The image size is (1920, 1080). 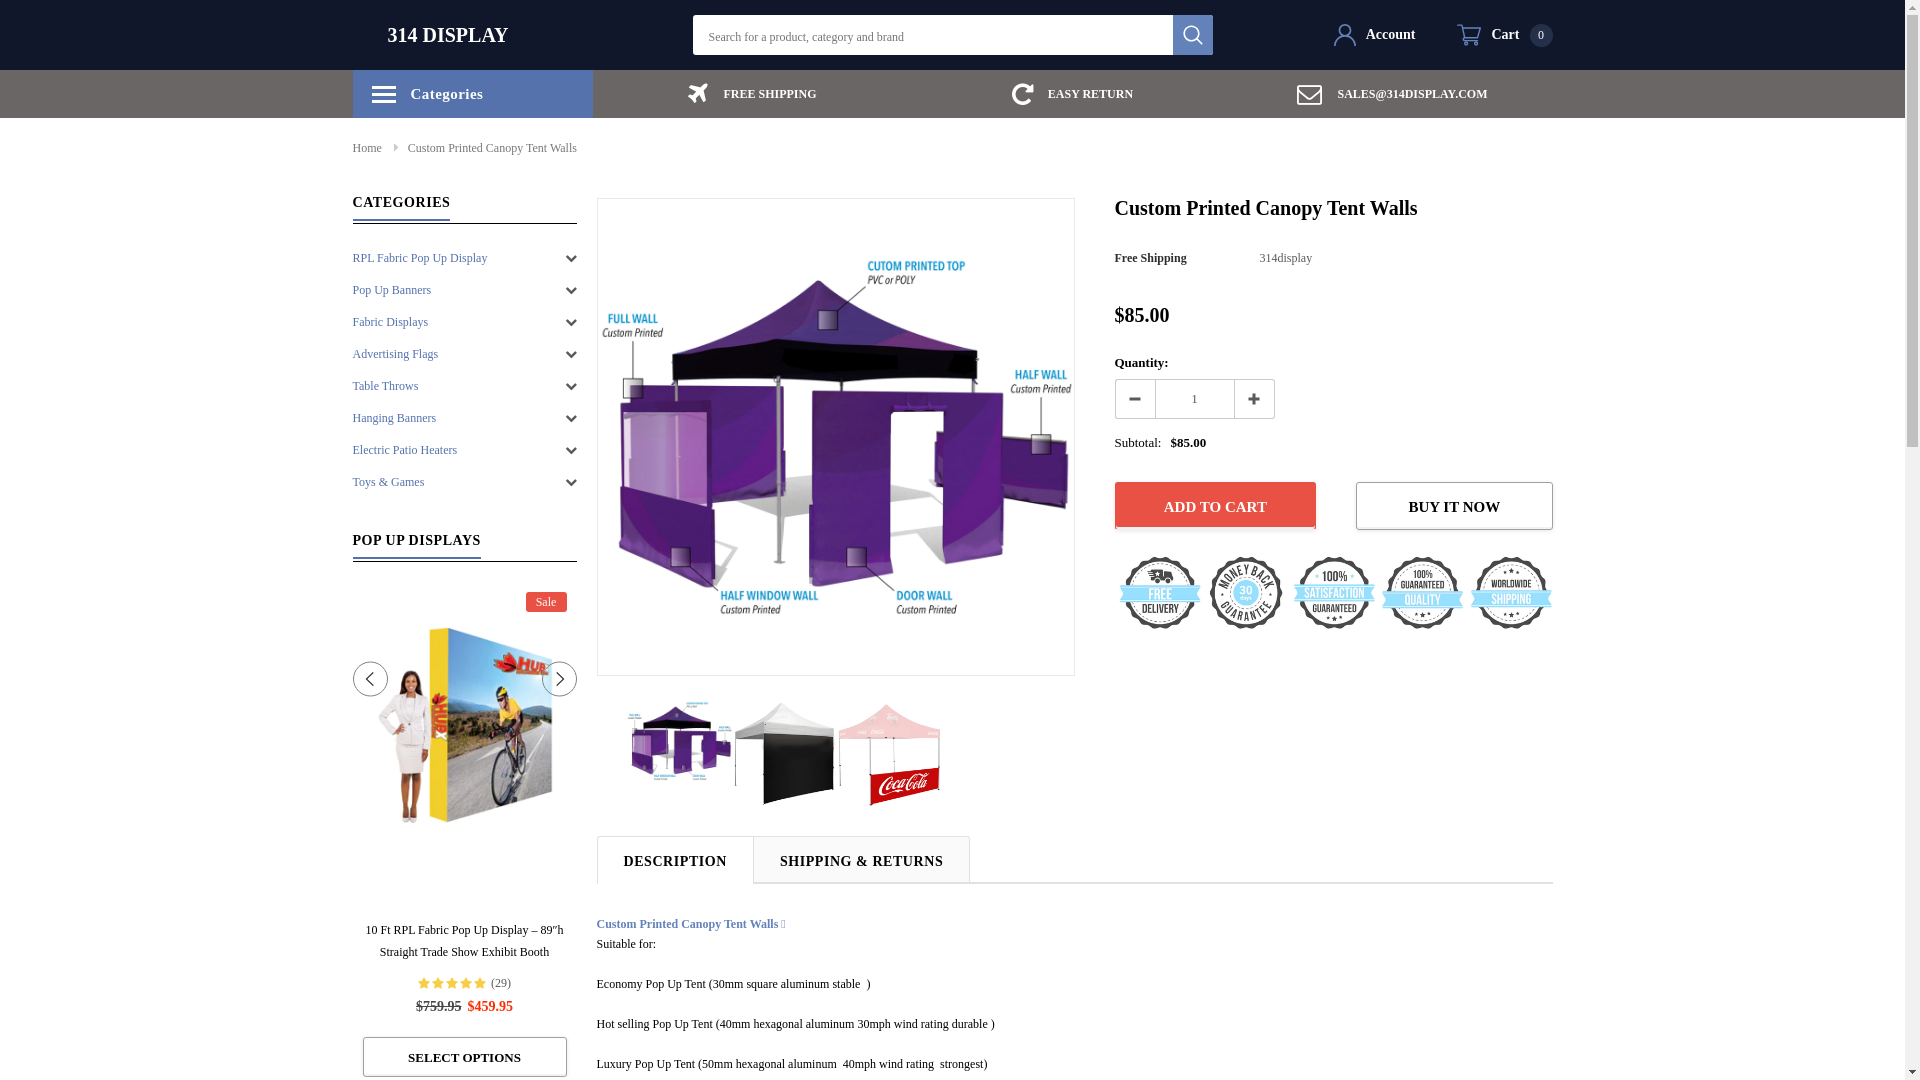 What do you see at coordinates (351, 93) in the screenshot?
I see `'Categories'` at bounding box center [351, 93].